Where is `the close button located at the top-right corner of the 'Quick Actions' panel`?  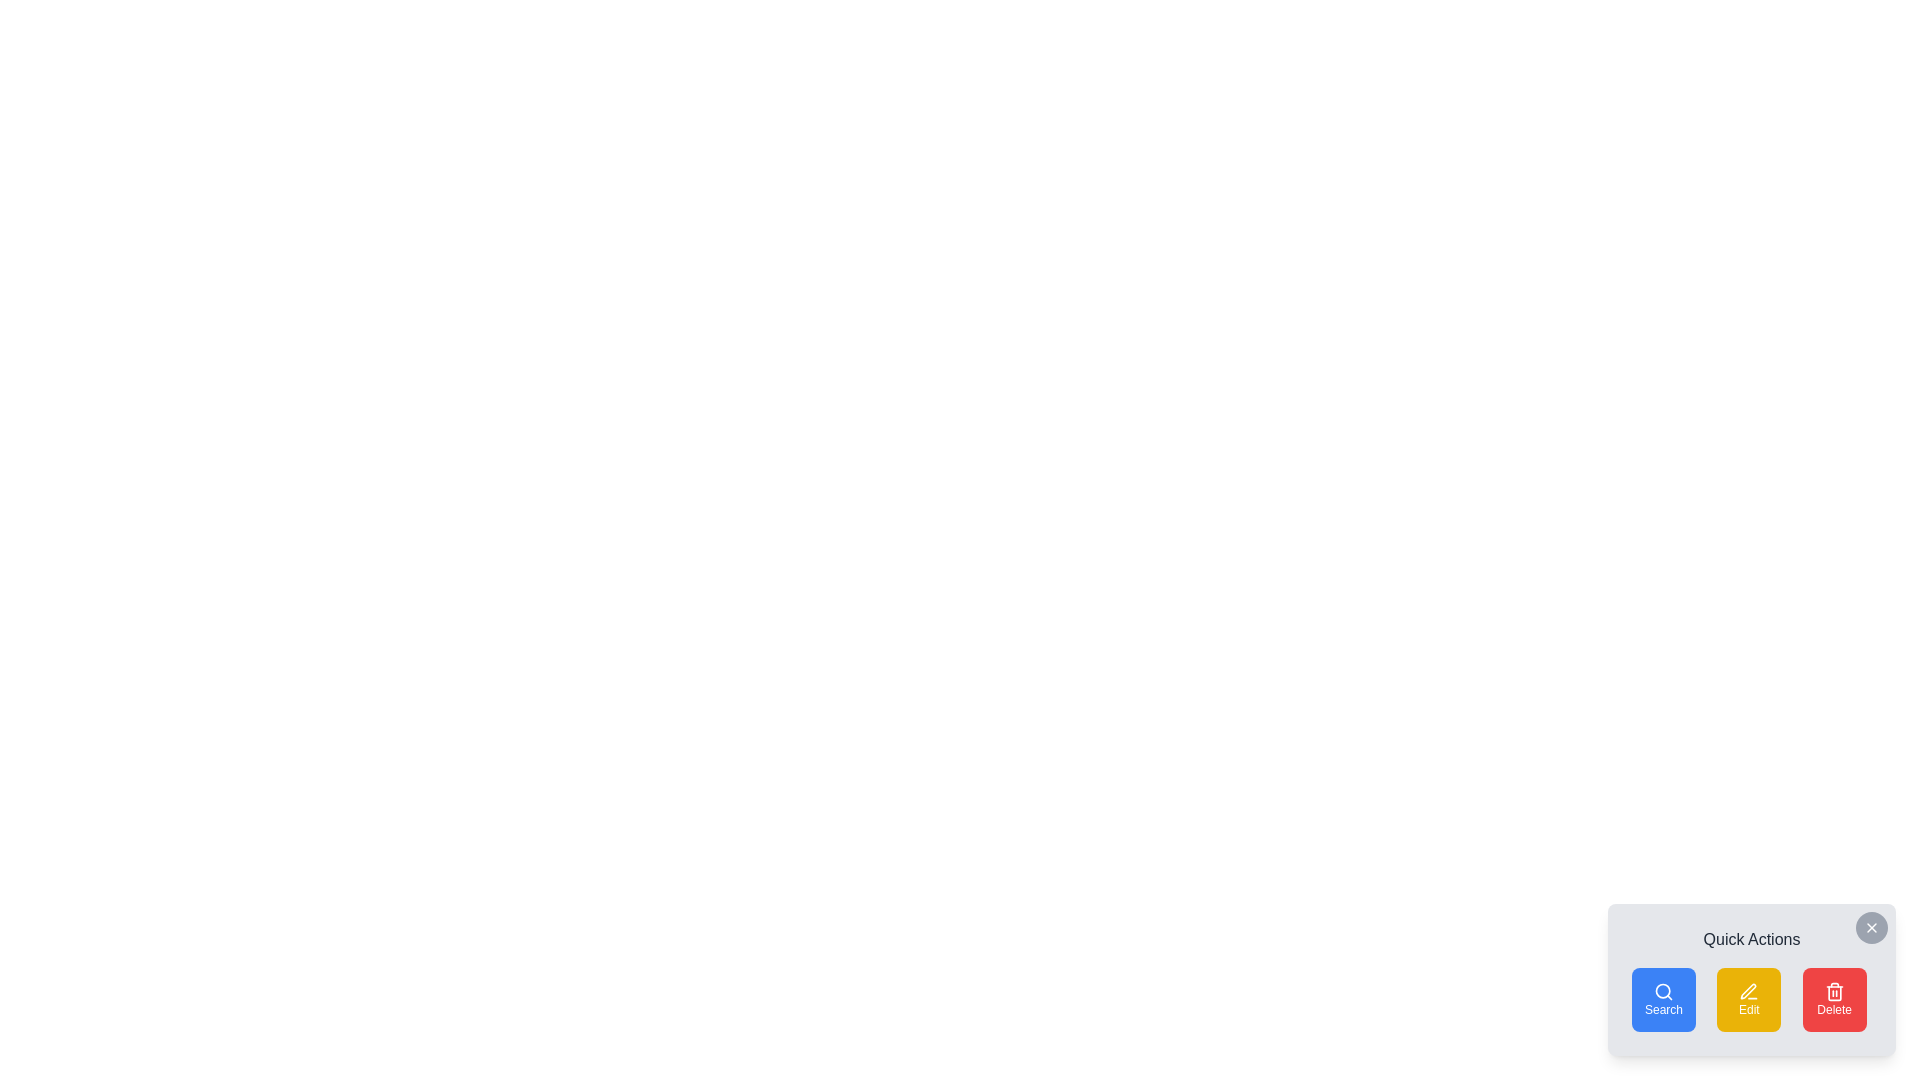 the close button located at the top-right corner of the 'Quick Actions' panel is located at coordinates (1871, 928).